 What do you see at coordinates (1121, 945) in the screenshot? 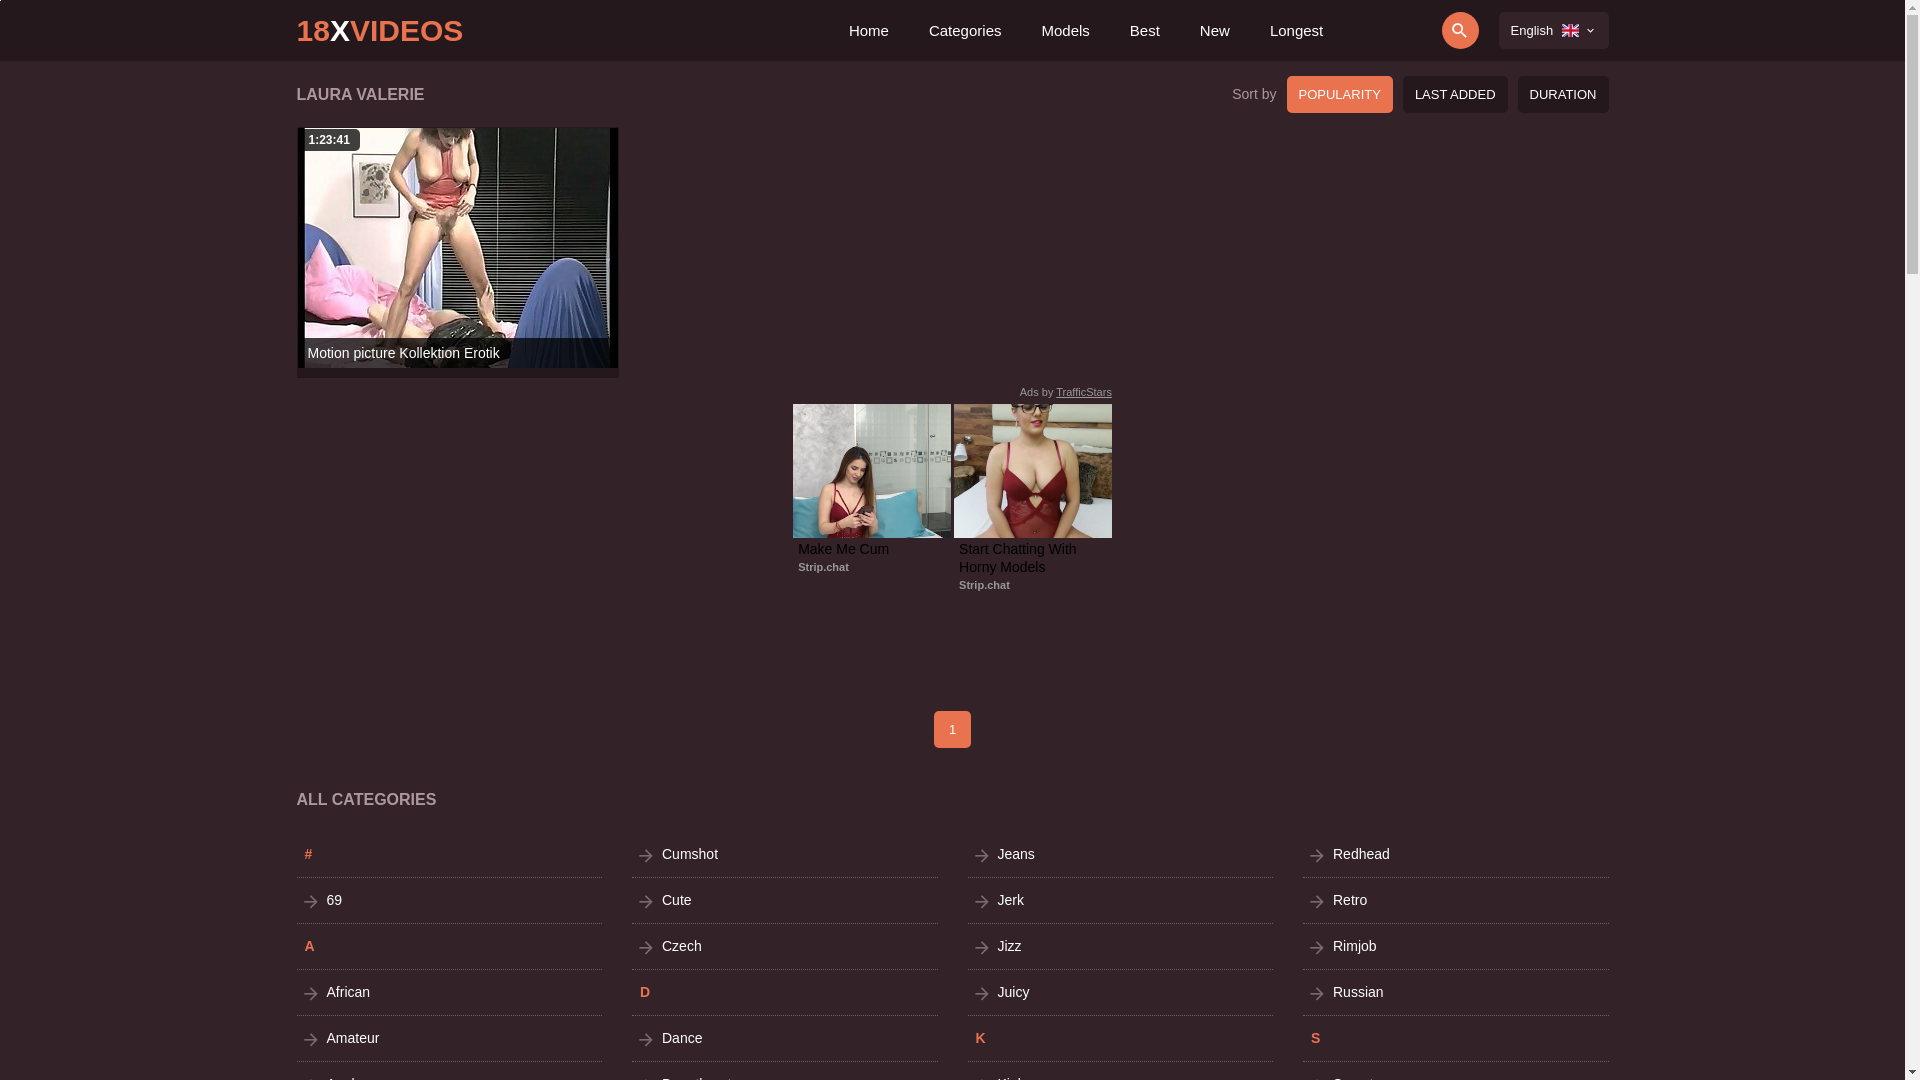
I see `'Jizz'` at bounding box center [1121, 945].